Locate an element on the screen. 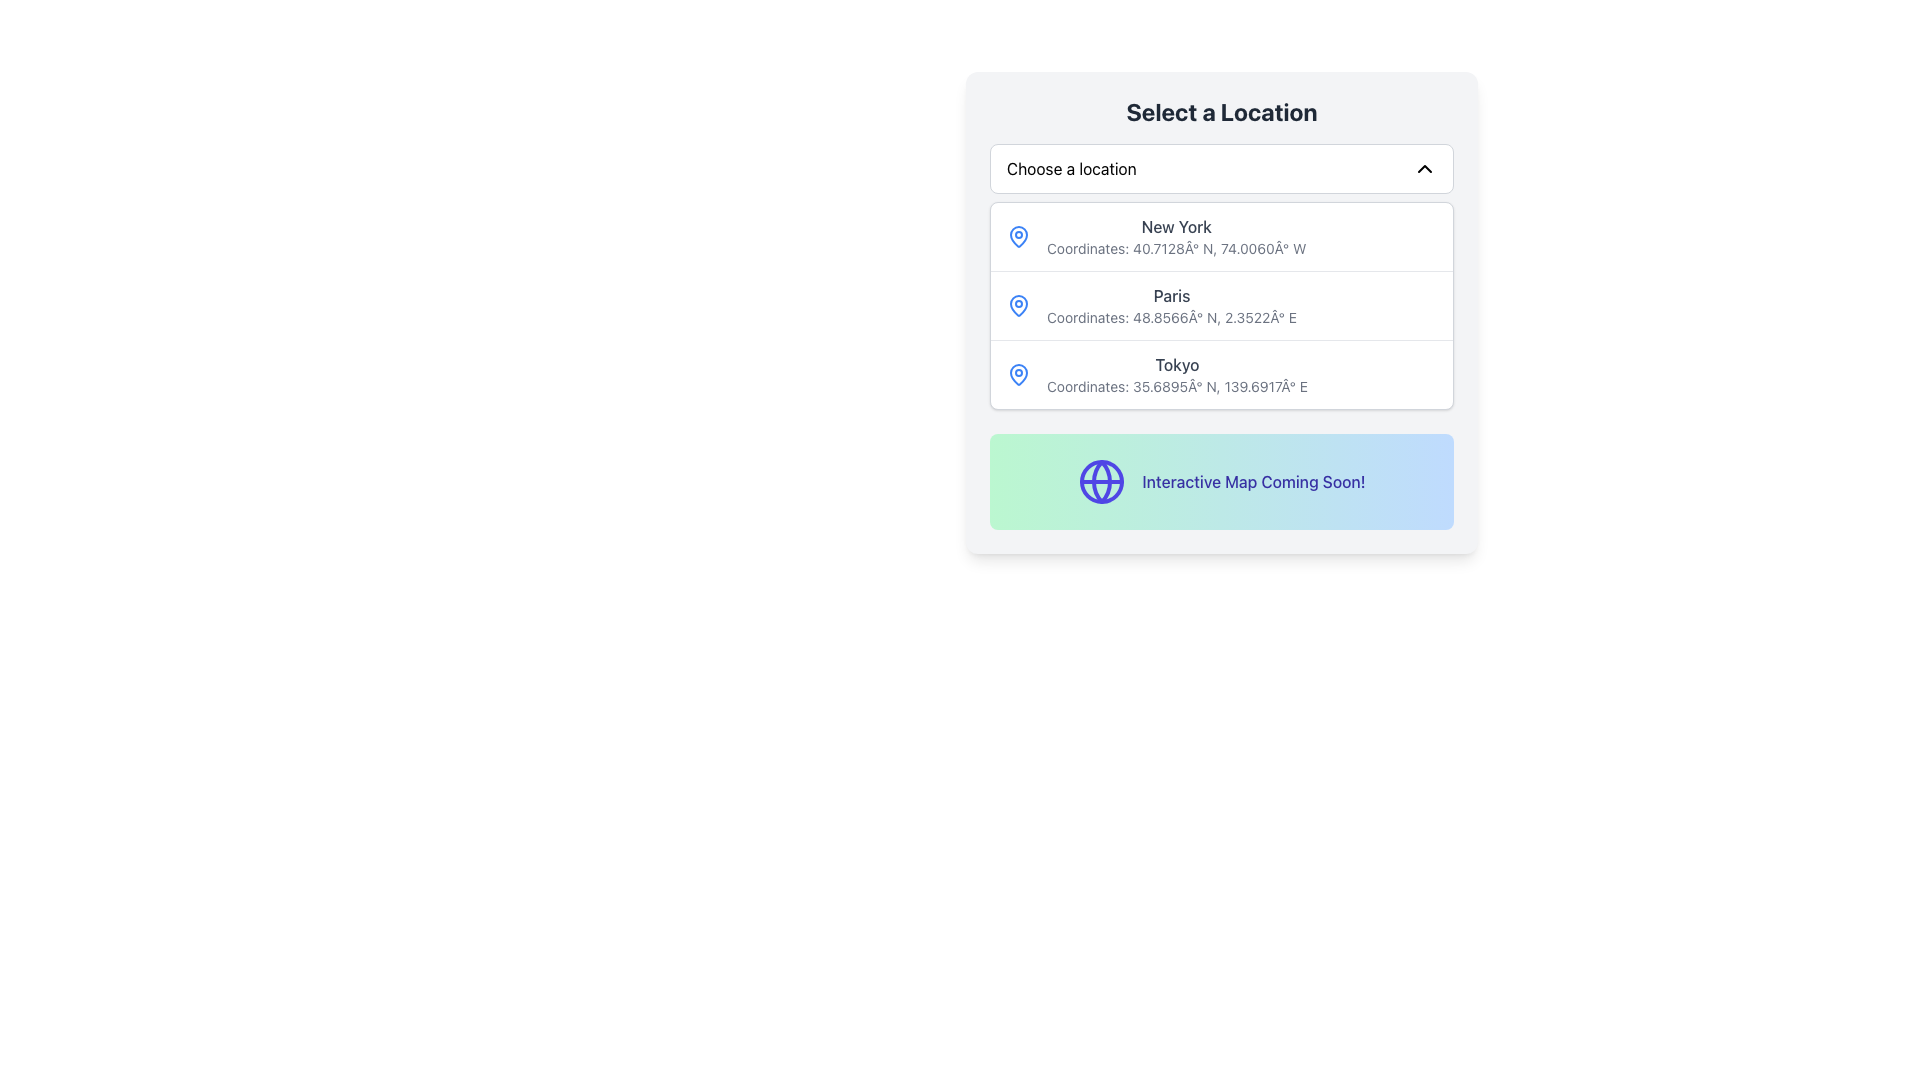 The height and width of the screenshot is (1080, 1920). the globe icon that visually complements the text label 'Interactive Map Coming Soon!' in the 'Select a Location' interface section is located at coordinates (1101, 482).